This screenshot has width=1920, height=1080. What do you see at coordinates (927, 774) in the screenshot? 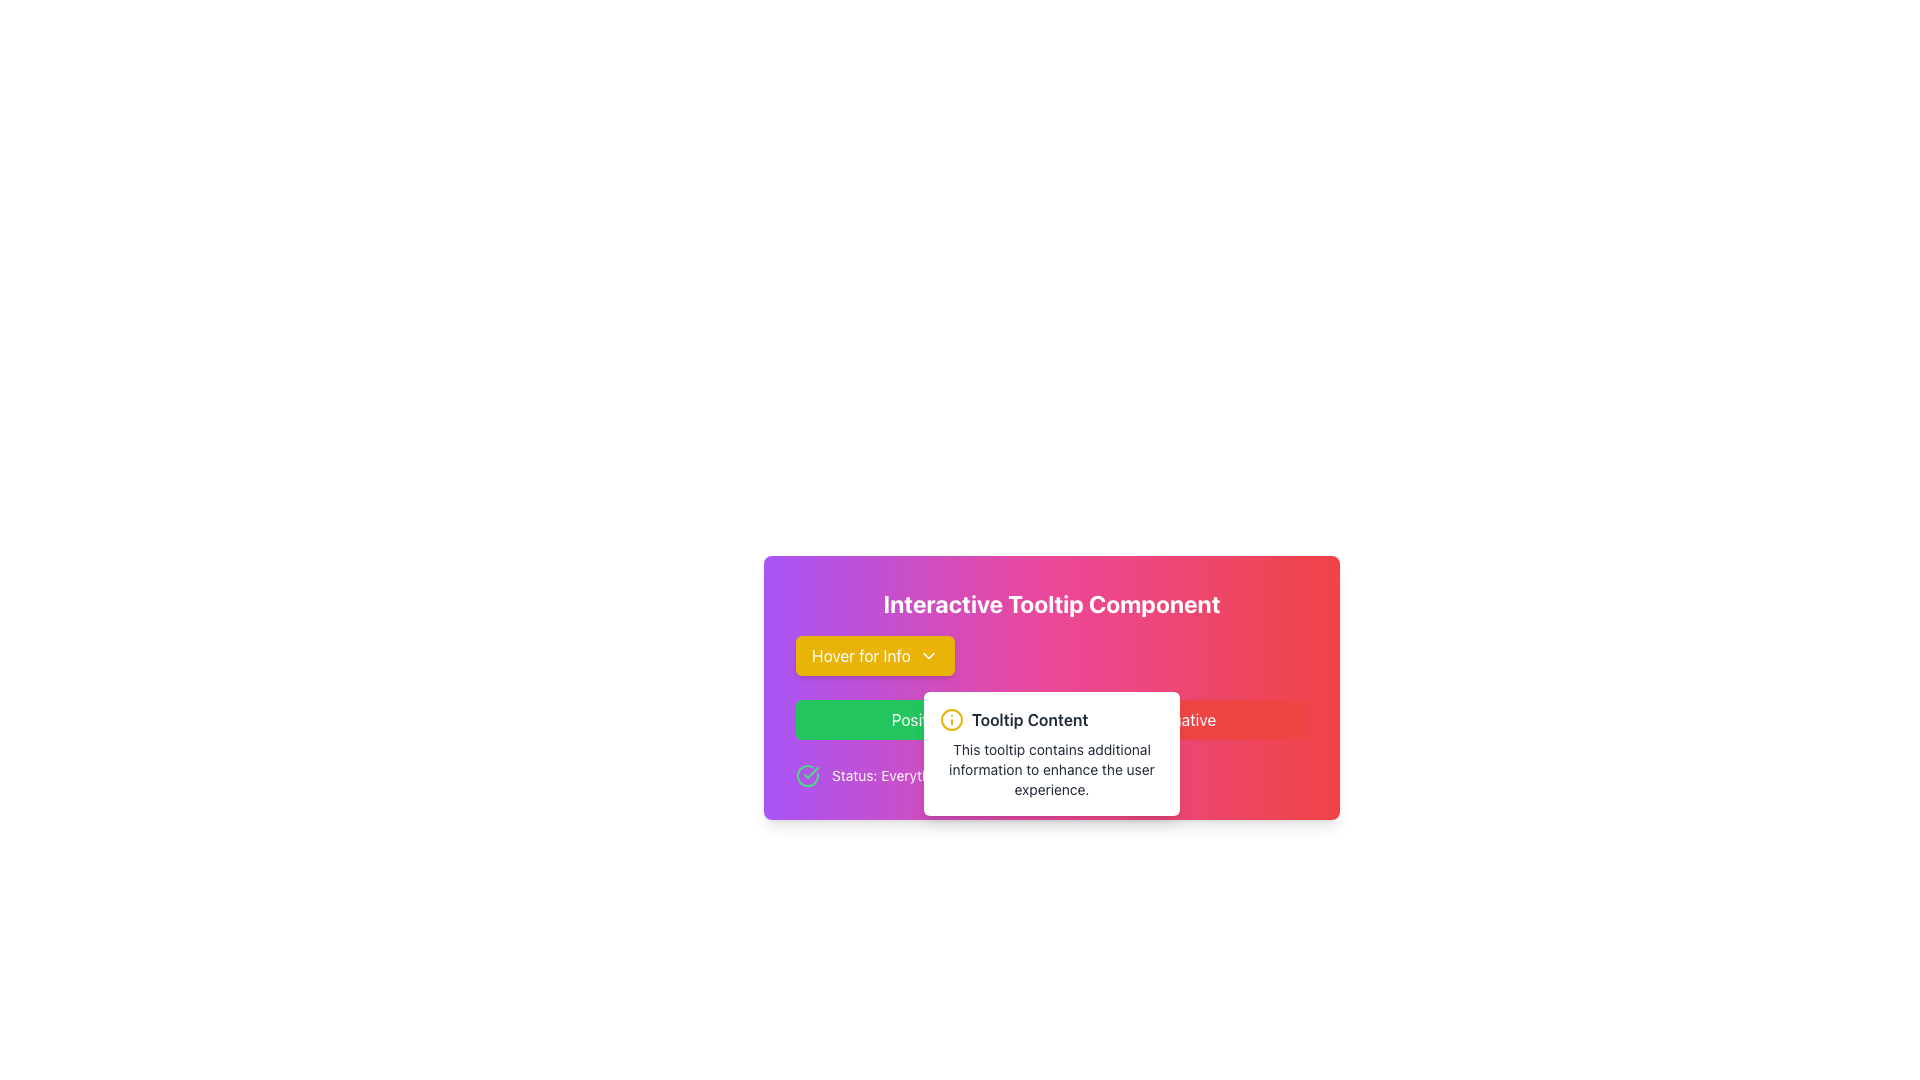
I see `the static text label displaying 'Status: Everything looks good' with a light purple background, located in the lower-left portion of the interface` at bounding box center [927, 774].